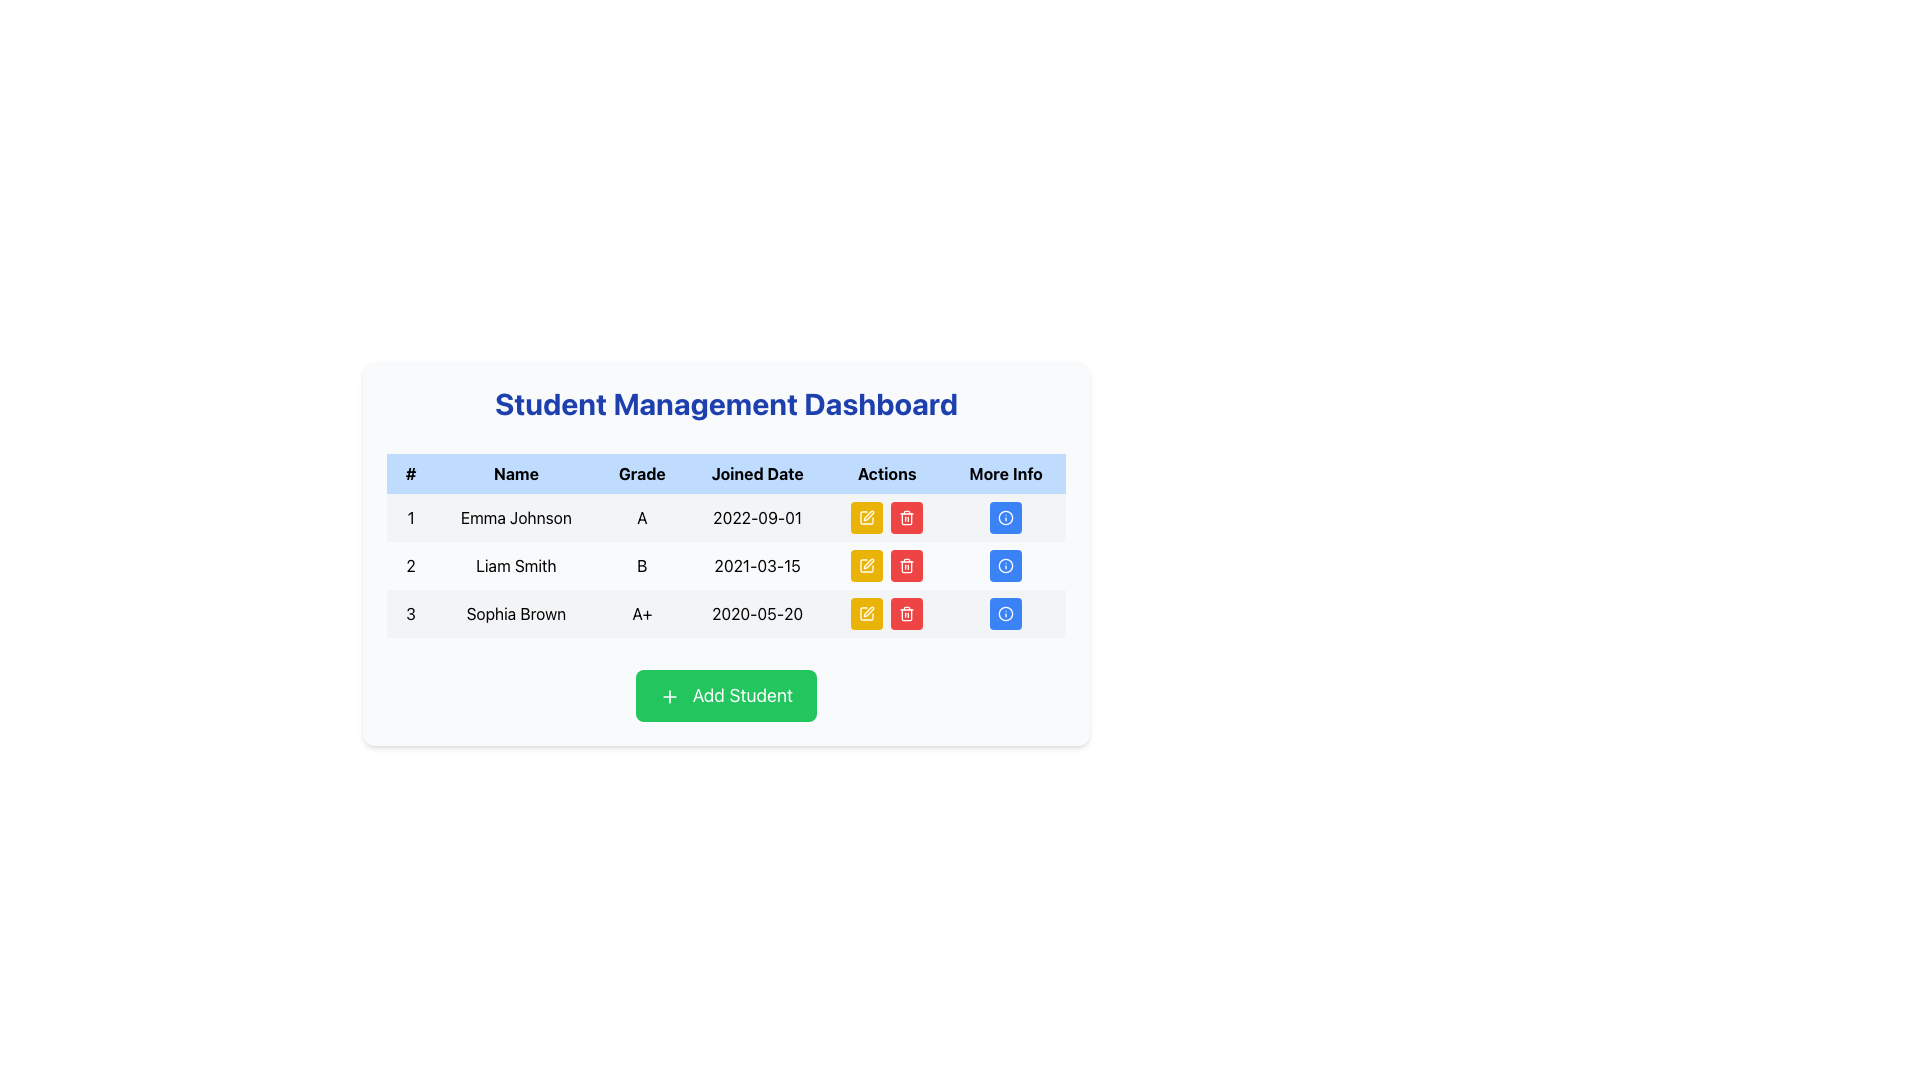 The width and height of the screenshot is (1920, 1080). I want to click on the text label containing the character '#' located in the first position of the table header, styled with padding on a light blue background, so click(410, 474).